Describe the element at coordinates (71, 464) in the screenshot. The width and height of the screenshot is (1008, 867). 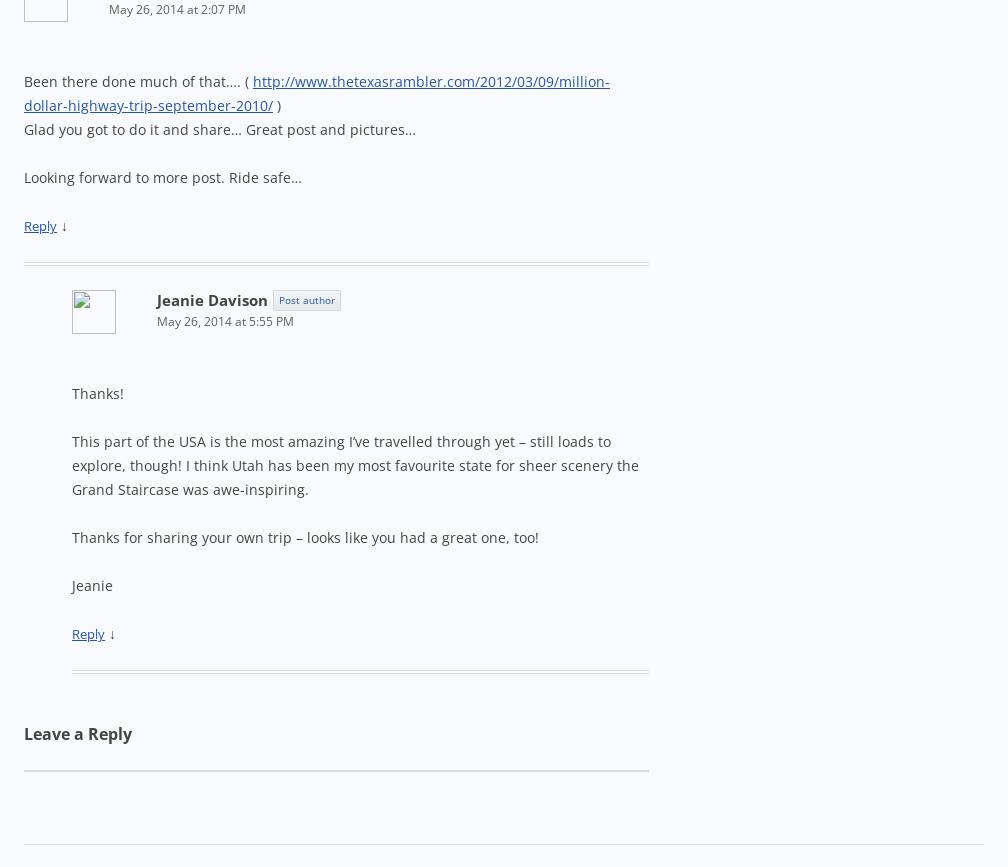
I see `'This part of the USA is the most amazing I’ve travelled through yet – still loads to explore, though! I think Utah has been my most favourite state for sheer scenery the Grand Staircase was awe-inspiring.'` at that location.